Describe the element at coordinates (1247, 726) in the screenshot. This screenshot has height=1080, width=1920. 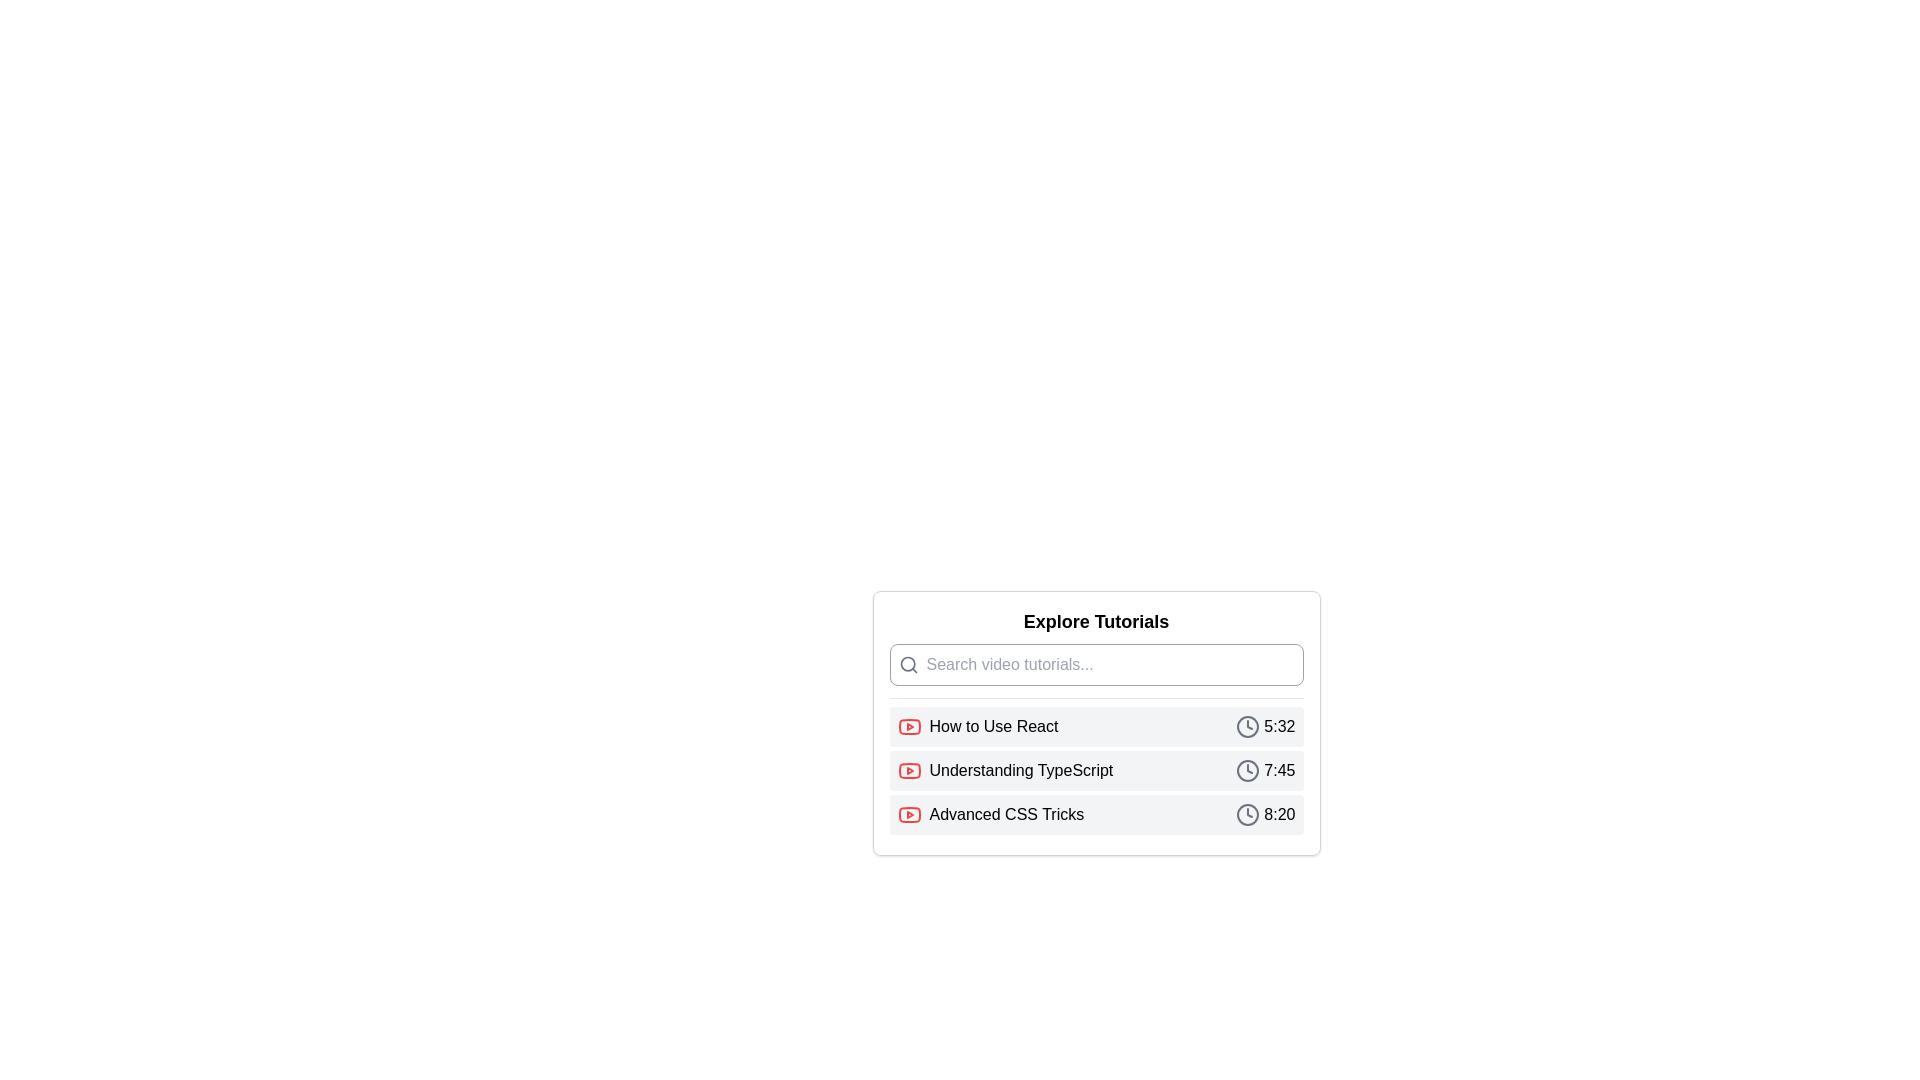
I see `the clock icon with a round gray outline located to the left of the '5:32' text in the first row of the video tutorial list` at that location.